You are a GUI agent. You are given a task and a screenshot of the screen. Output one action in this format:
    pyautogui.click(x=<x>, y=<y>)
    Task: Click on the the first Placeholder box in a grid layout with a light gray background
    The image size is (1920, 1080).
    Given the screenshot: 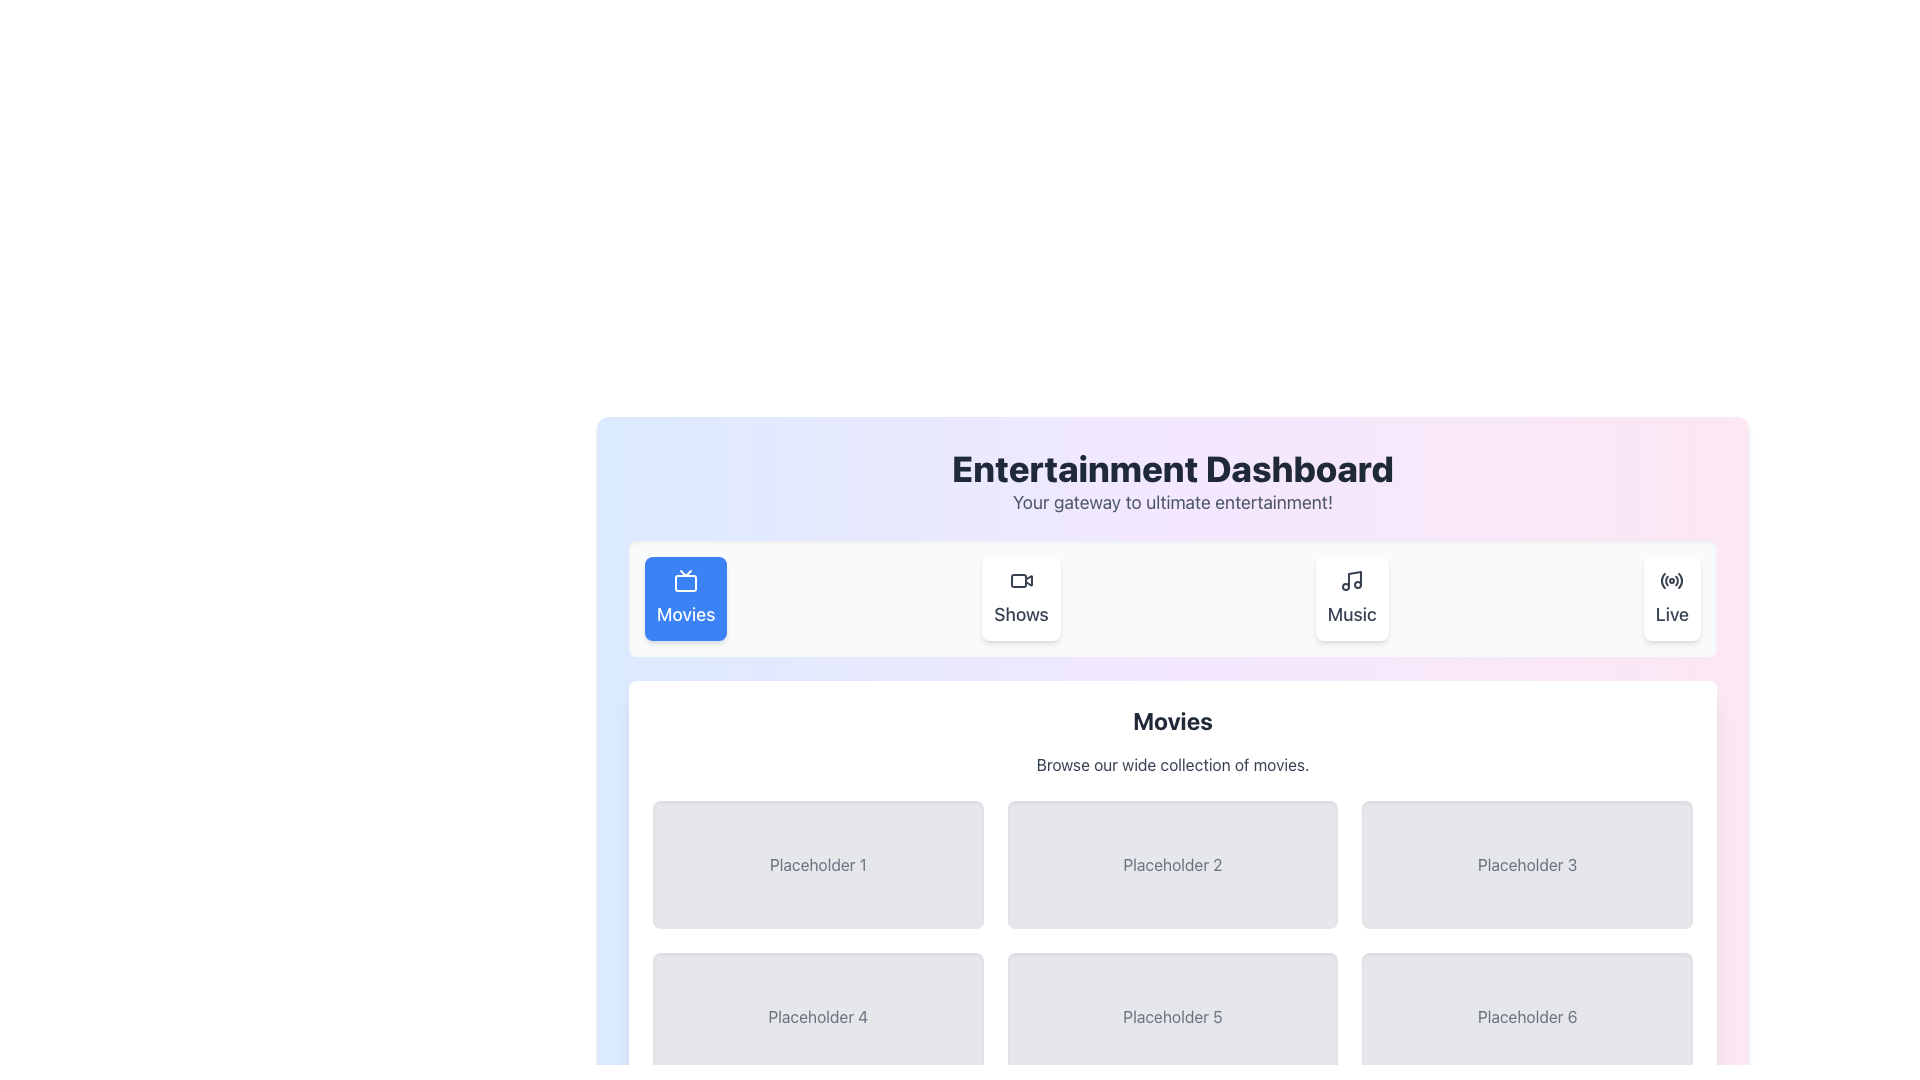 What is the action you would take?
    pyautogui.click(x=818, y=863)
    